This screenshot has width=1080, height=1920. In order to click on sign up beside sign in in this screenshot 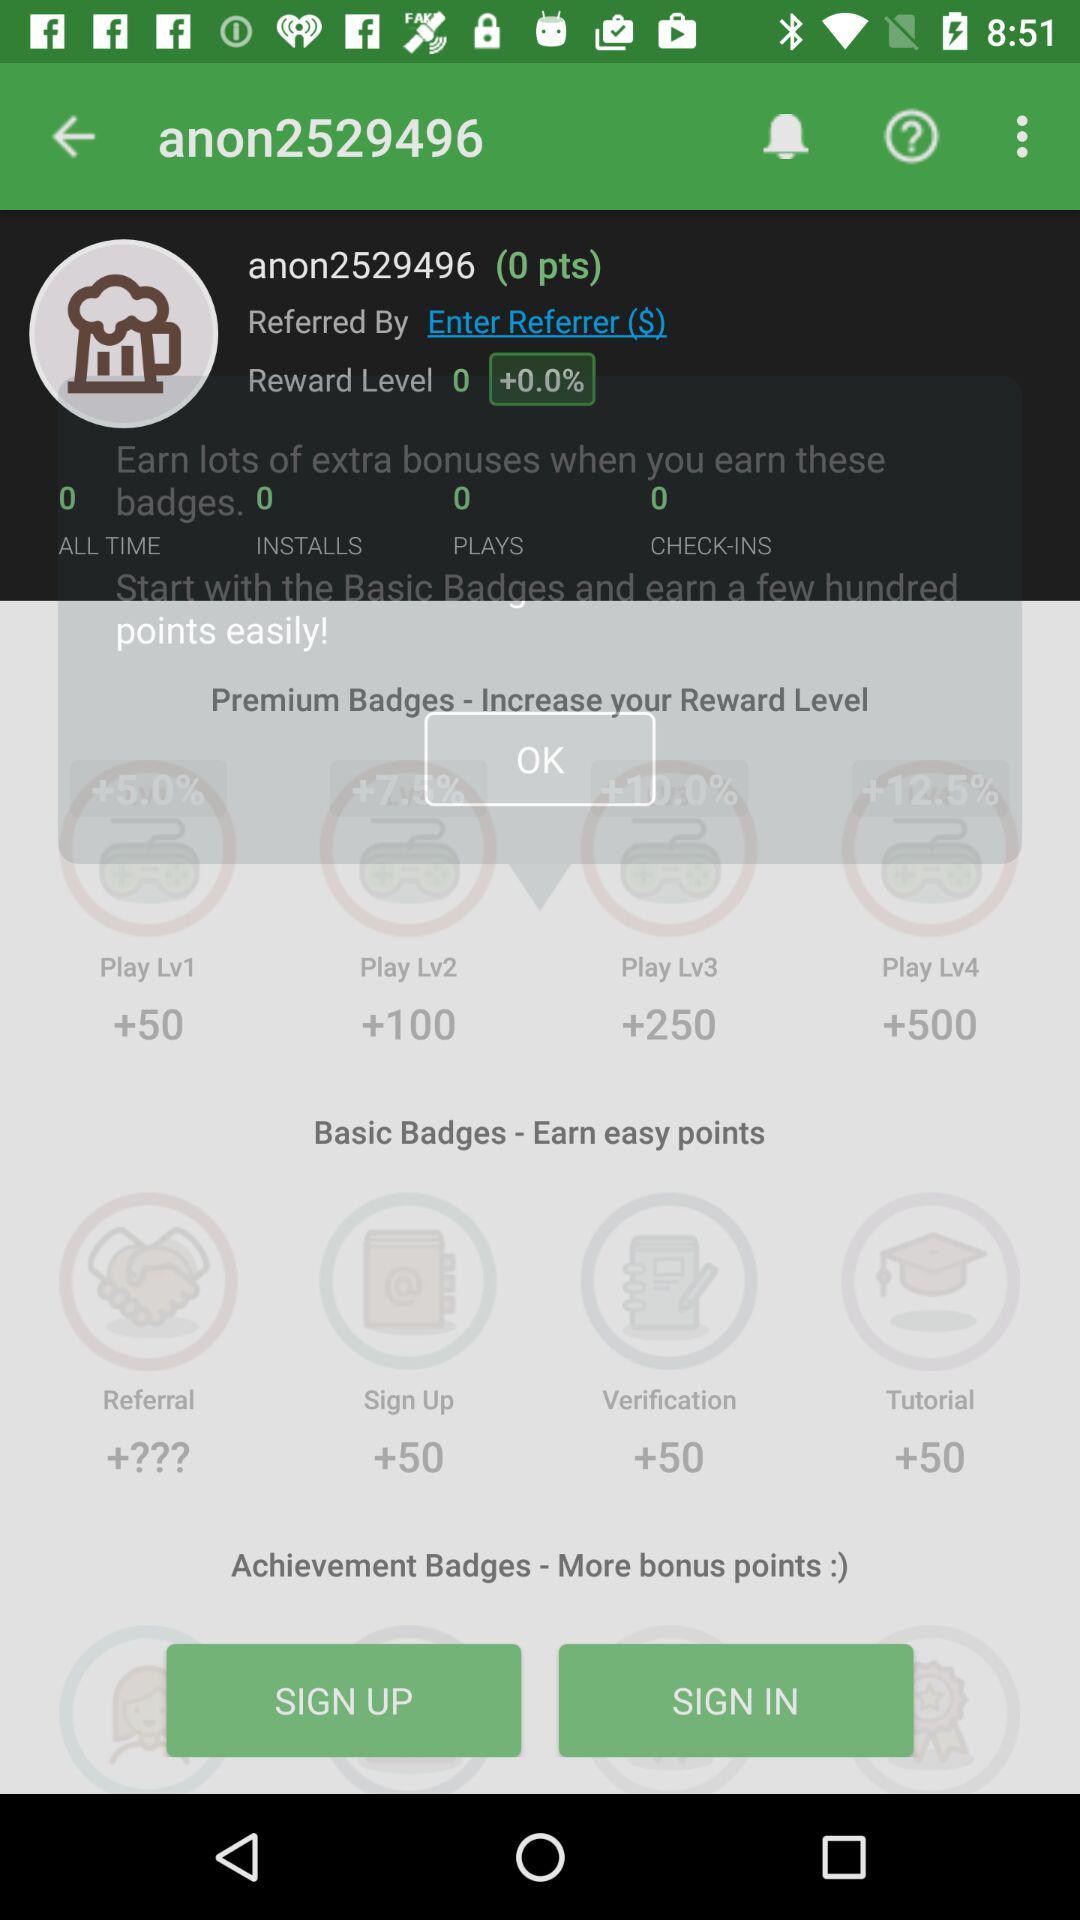, I will do `click(342, 1699)`.